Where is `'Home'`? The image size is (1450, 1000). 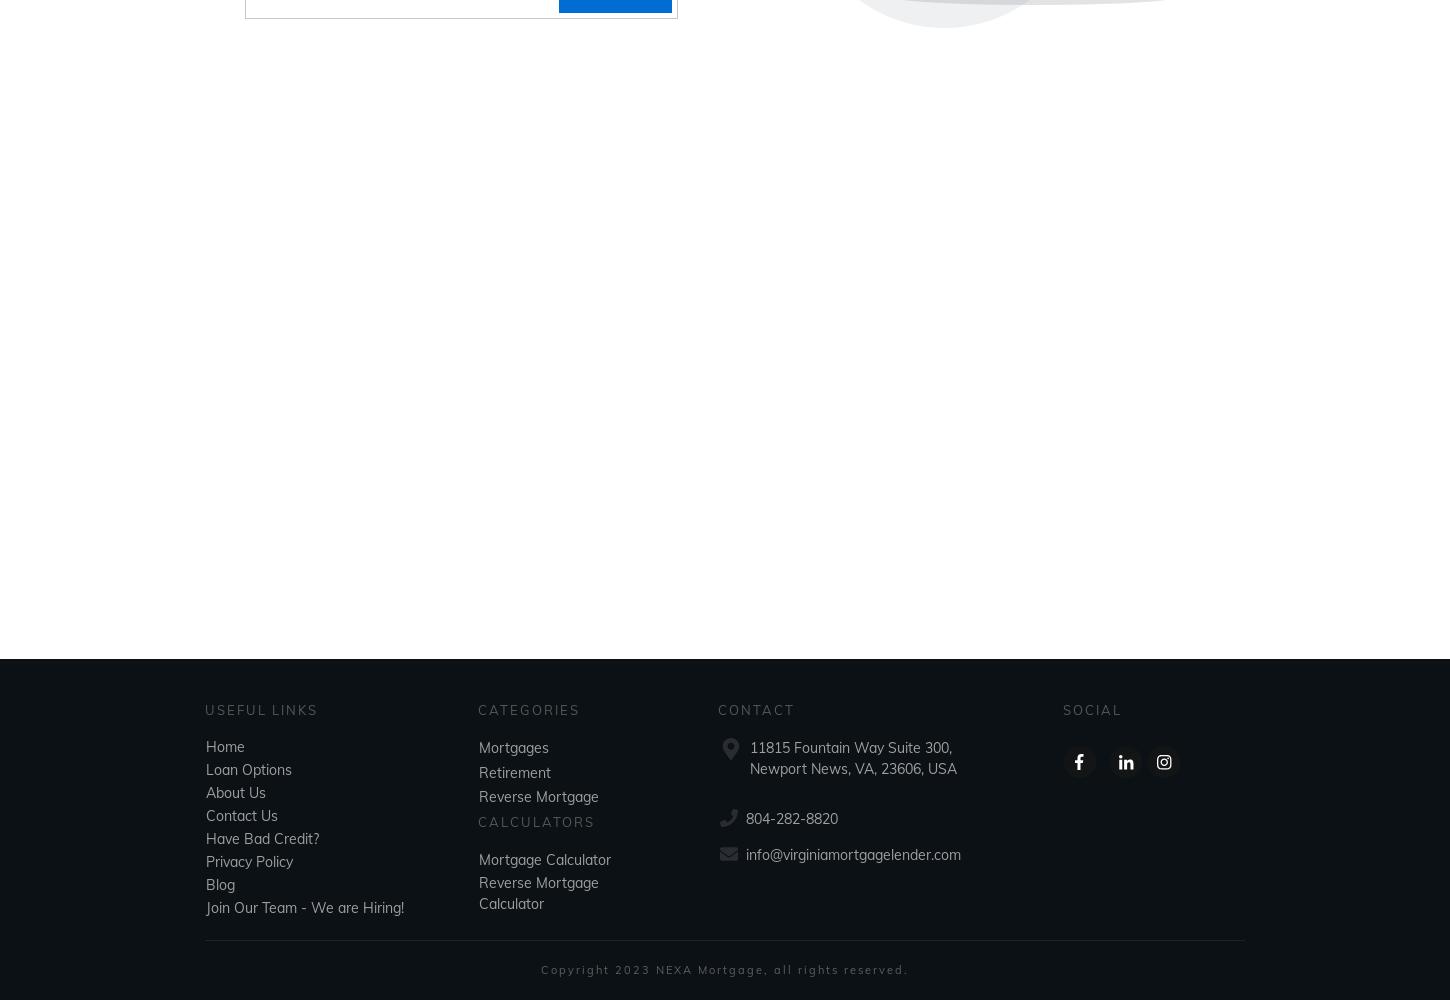 'Home' is located at coordinates (224, 746).